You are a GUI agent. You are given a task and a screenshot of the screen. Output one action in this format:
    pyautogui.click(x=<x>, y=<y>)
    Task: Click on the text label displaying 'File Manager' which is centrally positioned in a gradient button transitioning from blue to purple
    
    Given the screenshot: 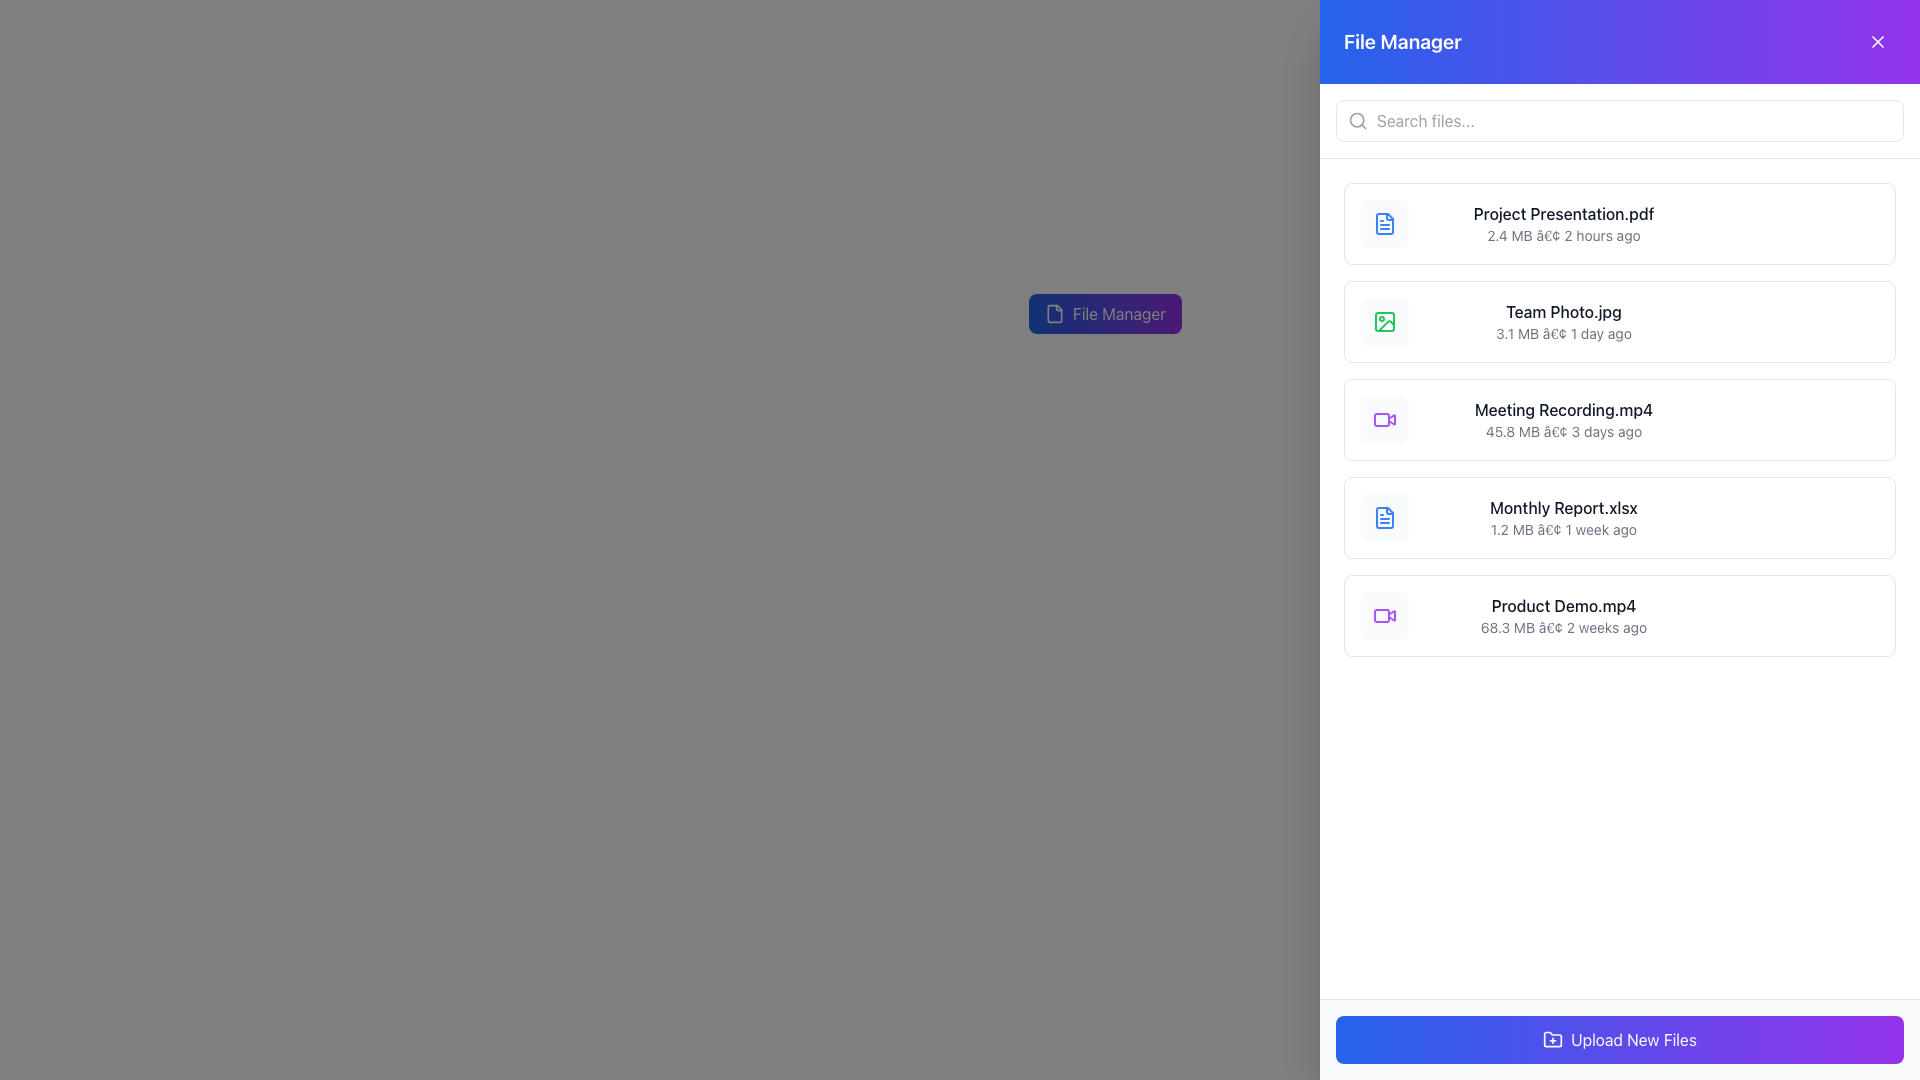 What is the action you would take?
    pyautogui.click(x=1118, y=313)
    